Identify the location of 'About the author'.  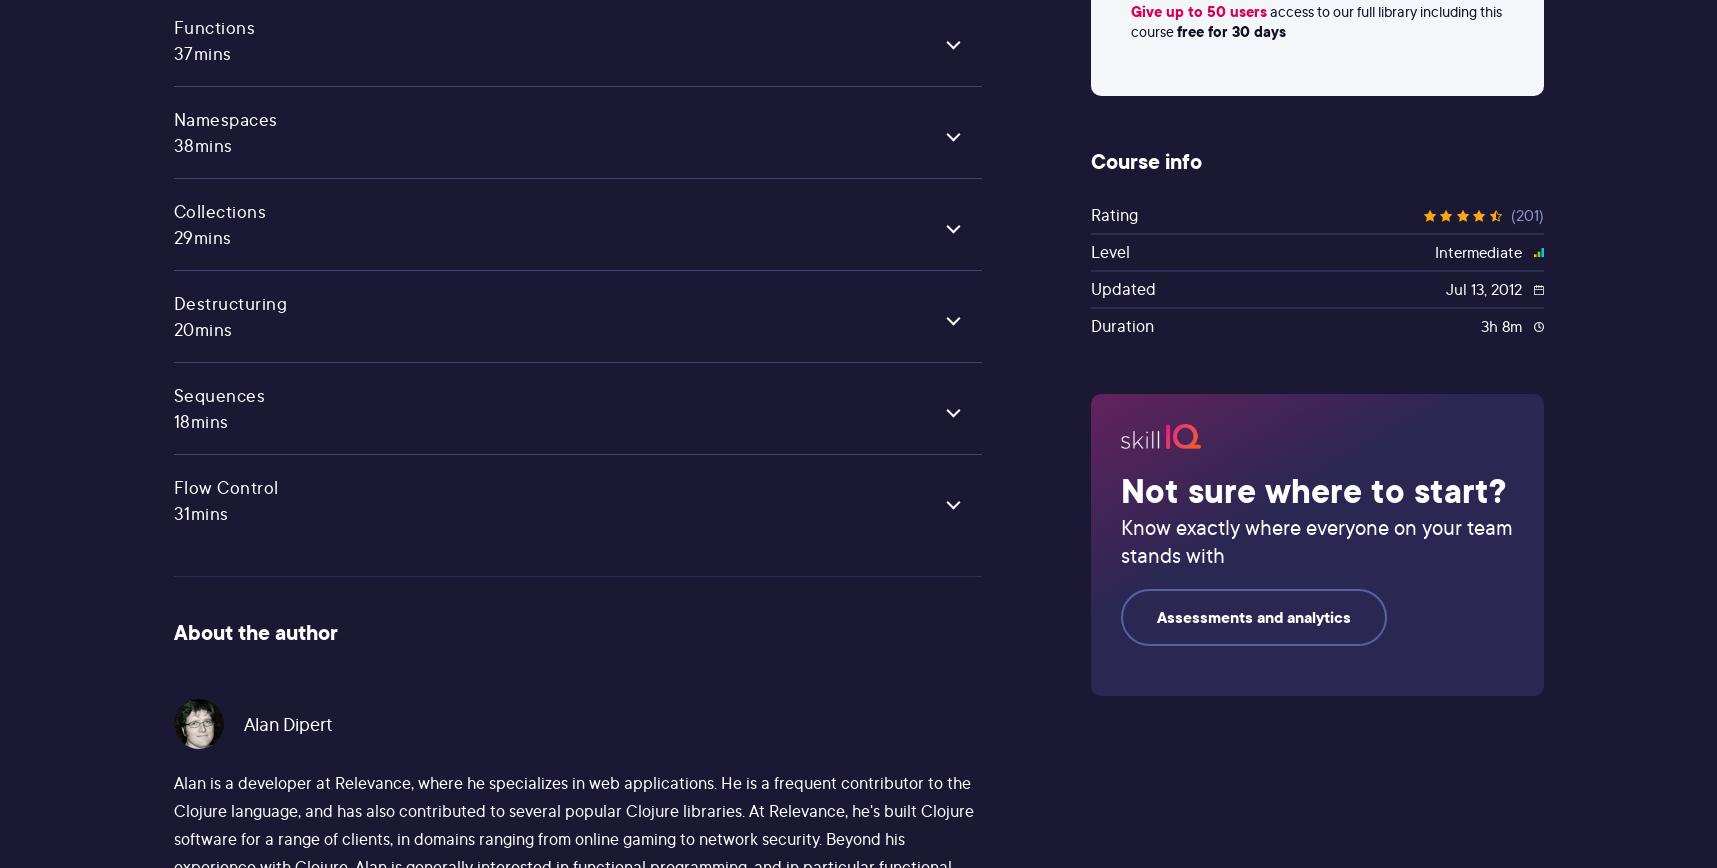
(253, 632).